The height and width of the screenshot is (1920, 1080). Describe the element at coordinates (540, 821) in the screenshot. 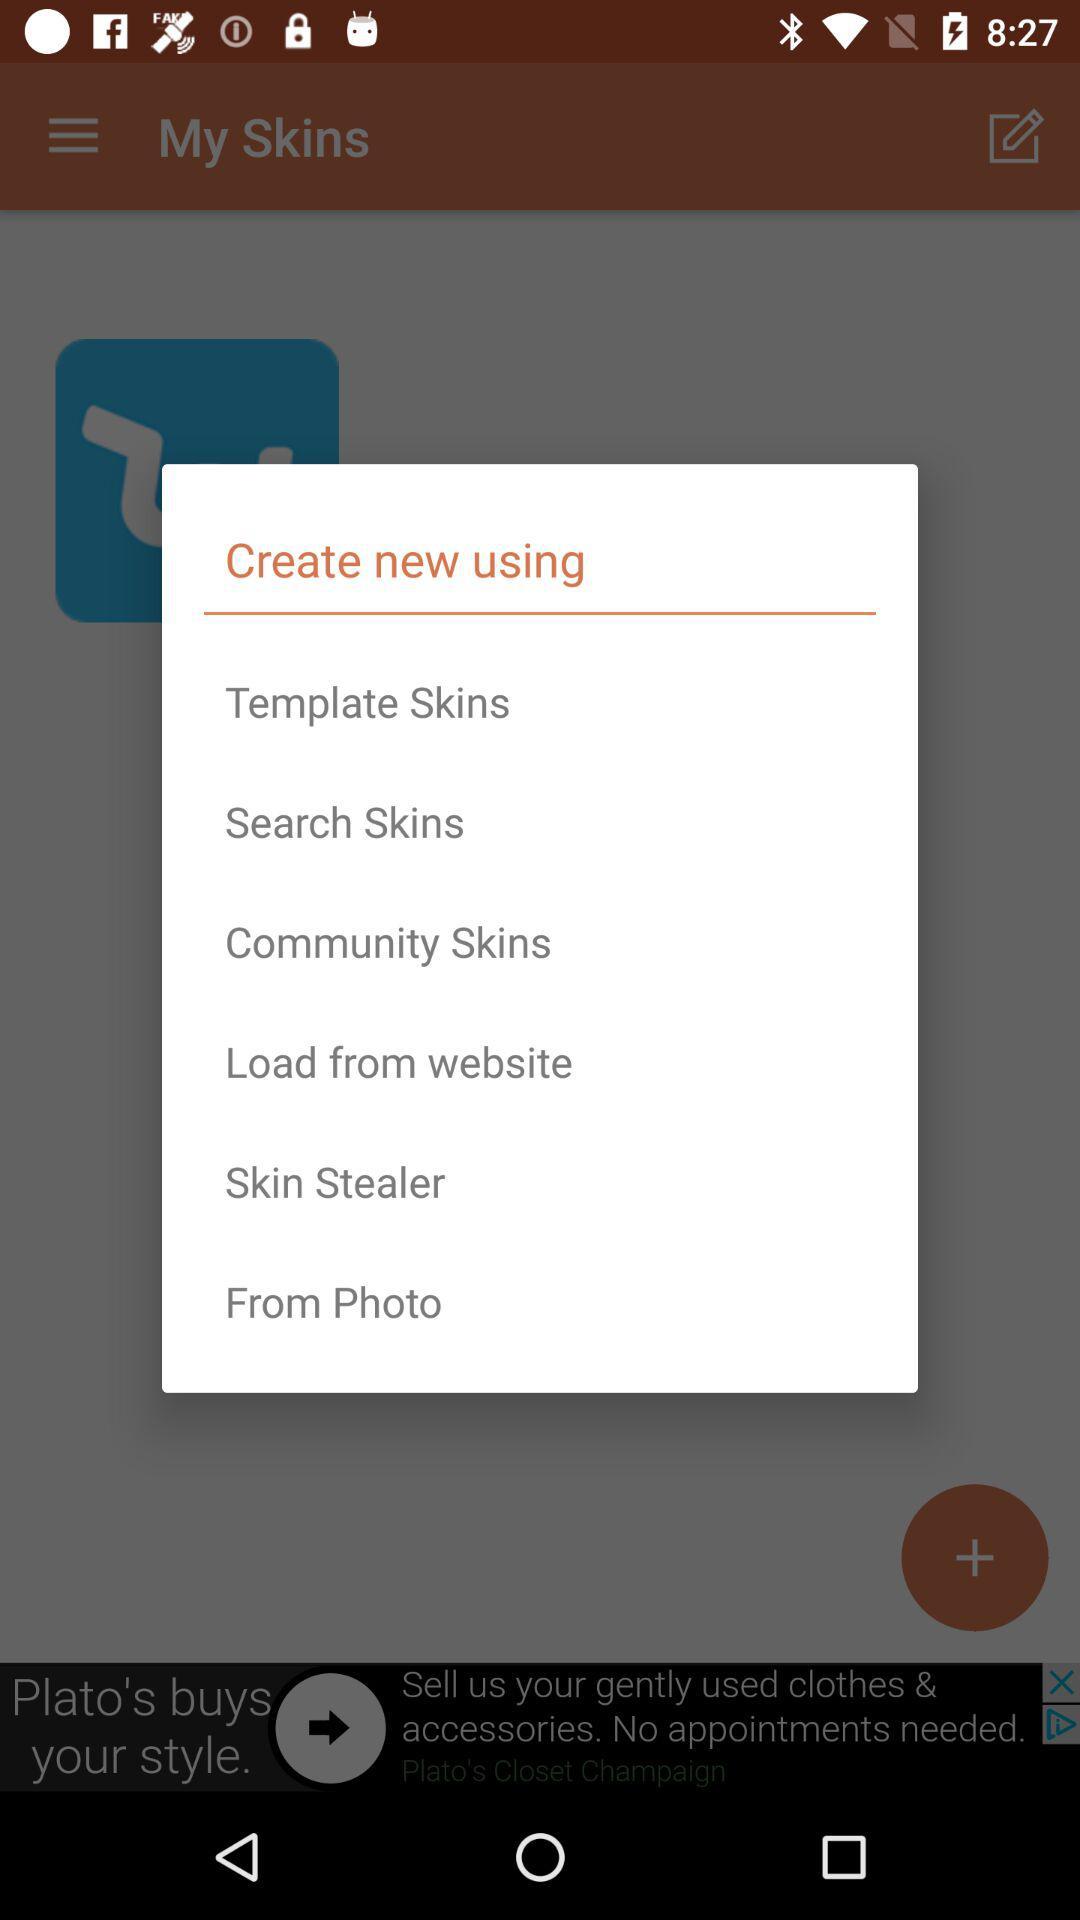

I see `icon below the template skins icon` at that location.